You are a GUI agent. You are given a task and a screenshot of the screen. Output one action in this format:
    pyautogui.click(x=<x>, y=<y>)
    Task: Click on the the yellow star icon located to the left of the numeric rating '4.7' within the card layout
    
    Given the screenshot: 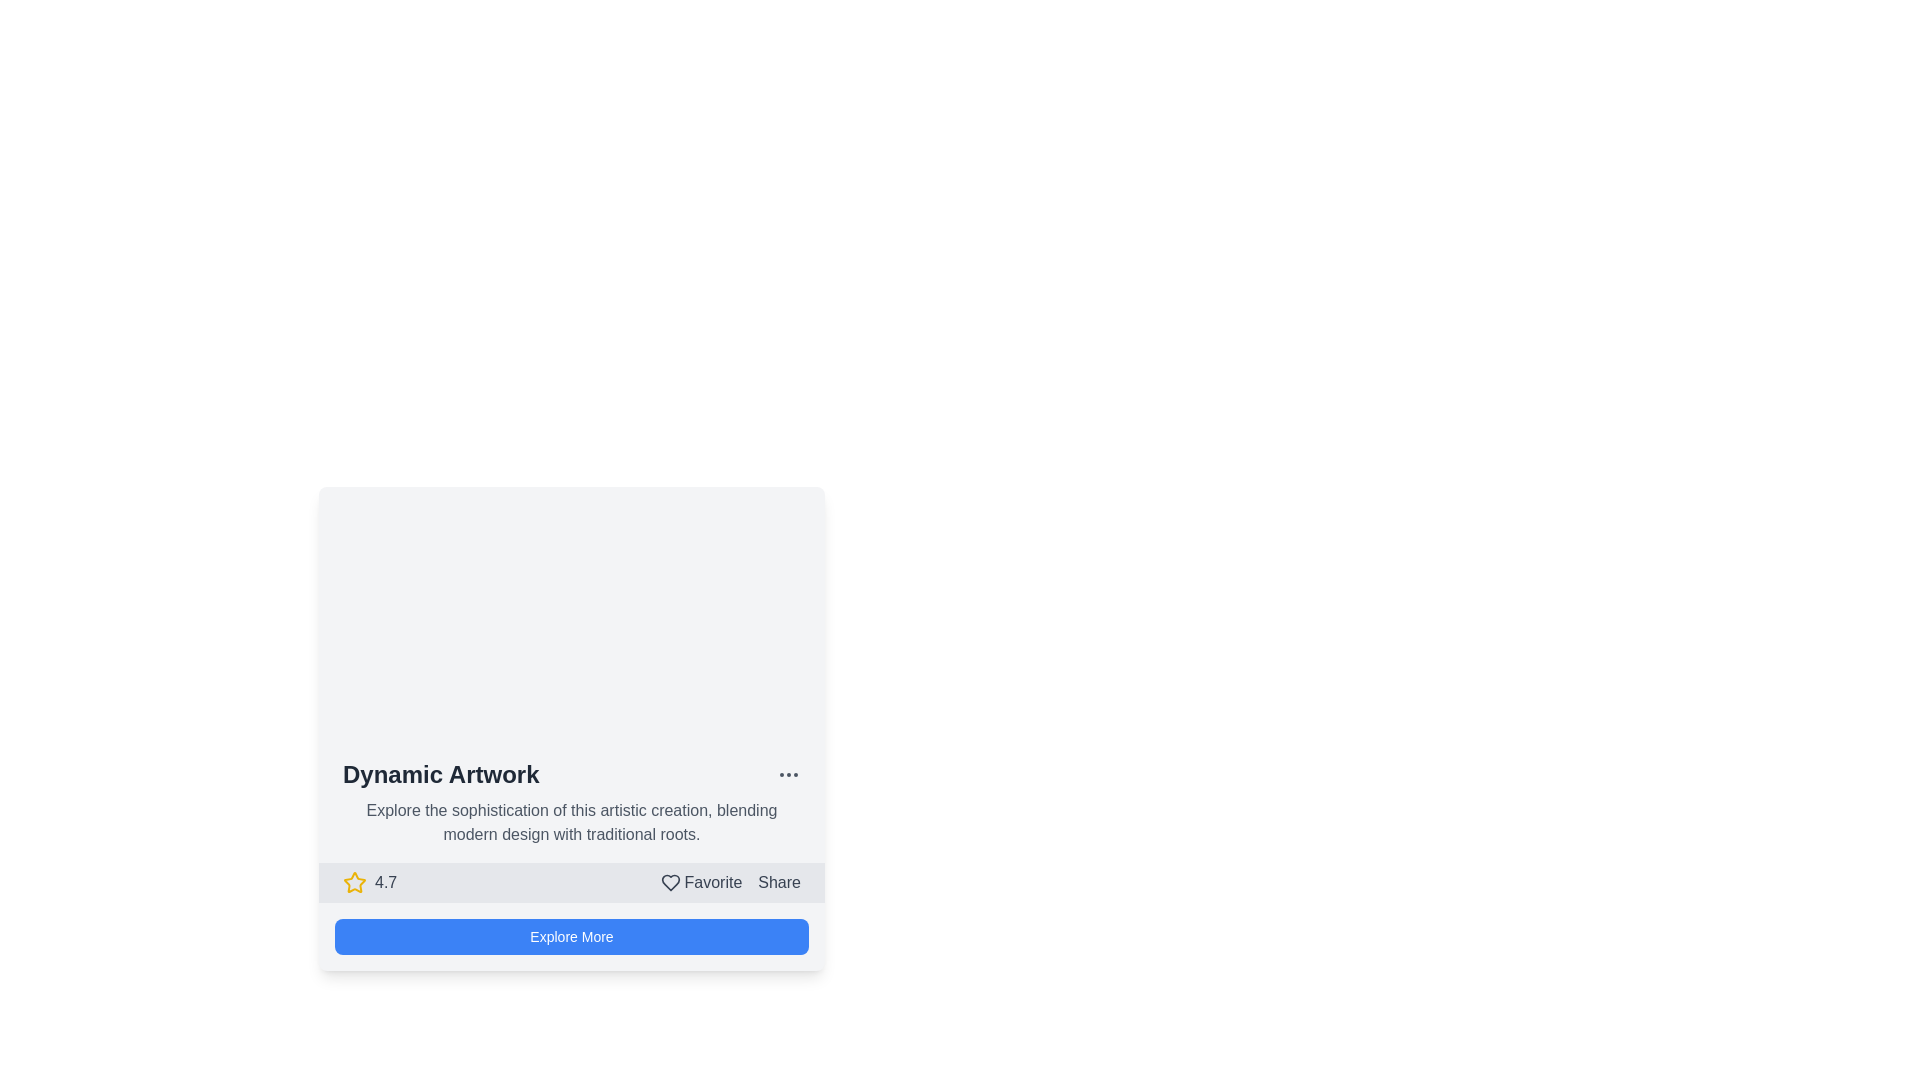 What is the action you would take?
    pyautogui.click(x=355, y=881)
    